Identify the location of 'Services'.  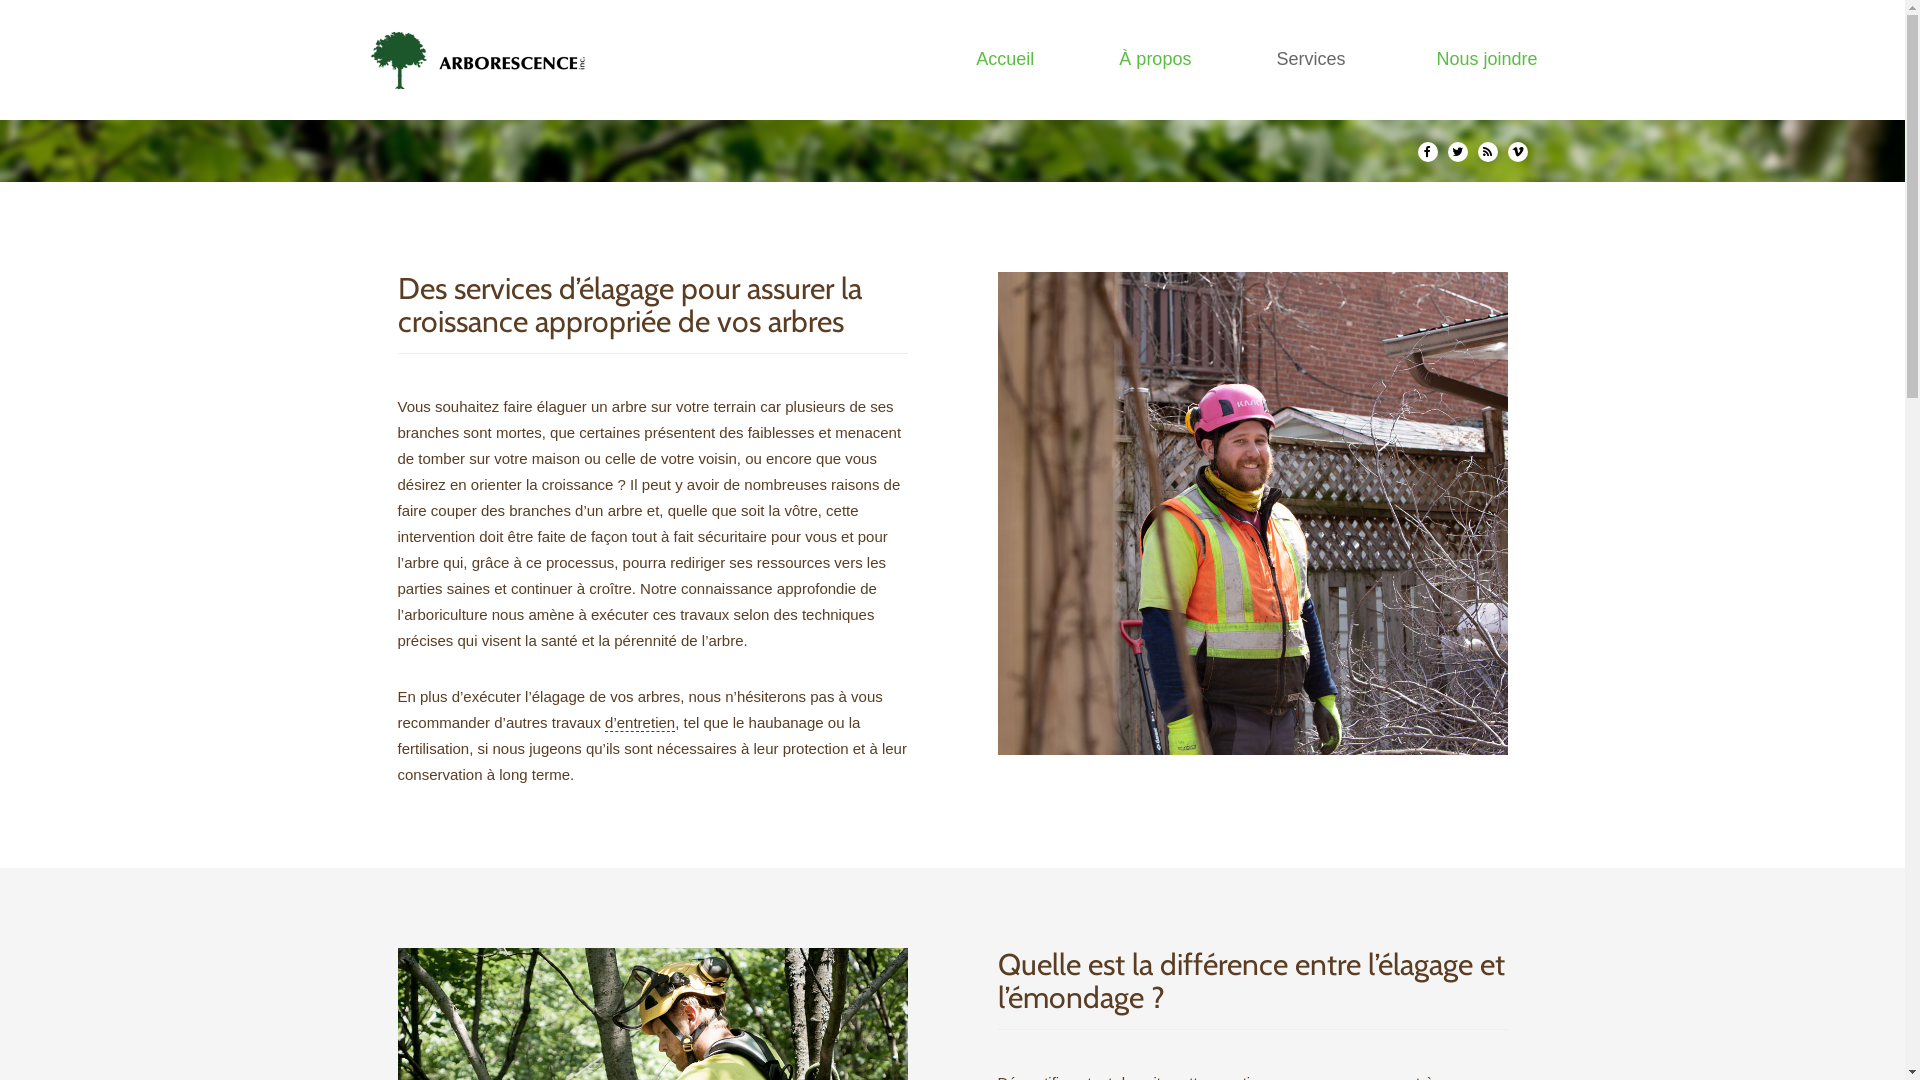
(1313, 58).